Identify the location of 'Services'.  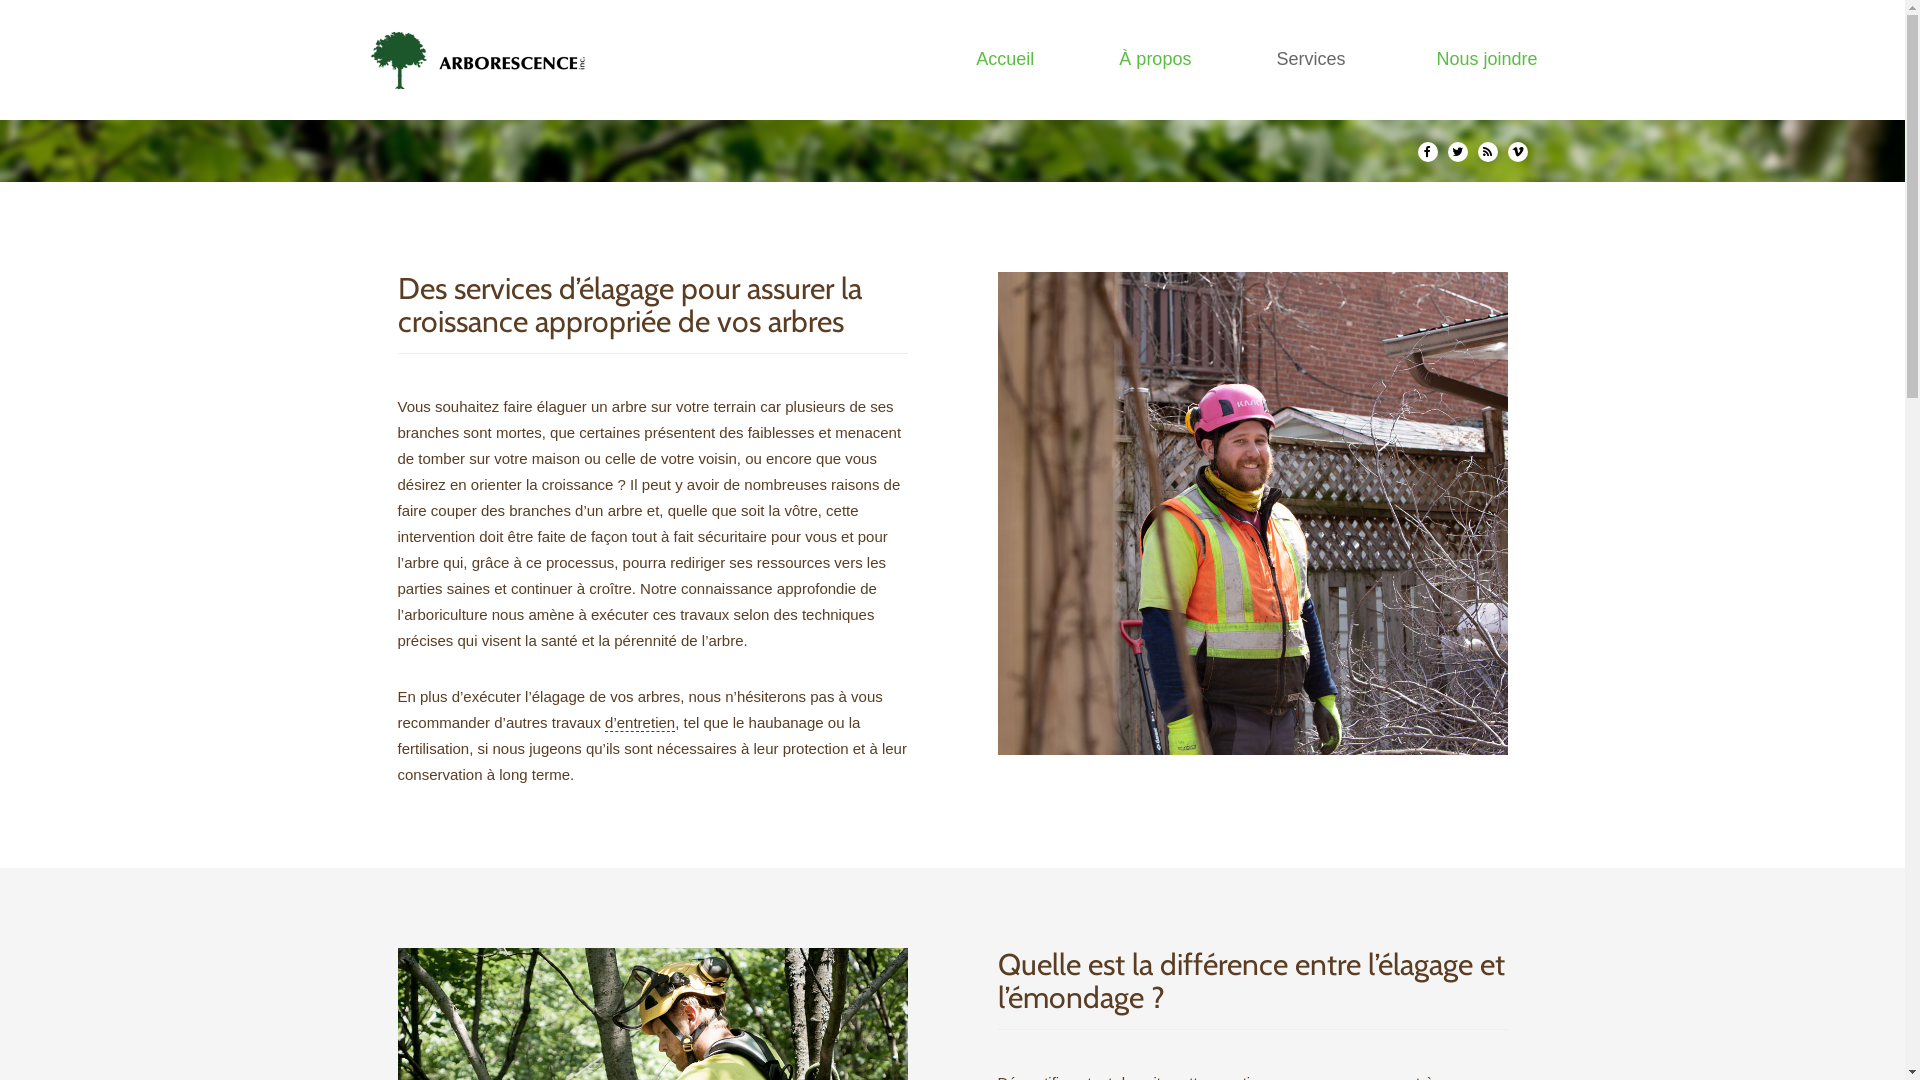
(1313, 58).